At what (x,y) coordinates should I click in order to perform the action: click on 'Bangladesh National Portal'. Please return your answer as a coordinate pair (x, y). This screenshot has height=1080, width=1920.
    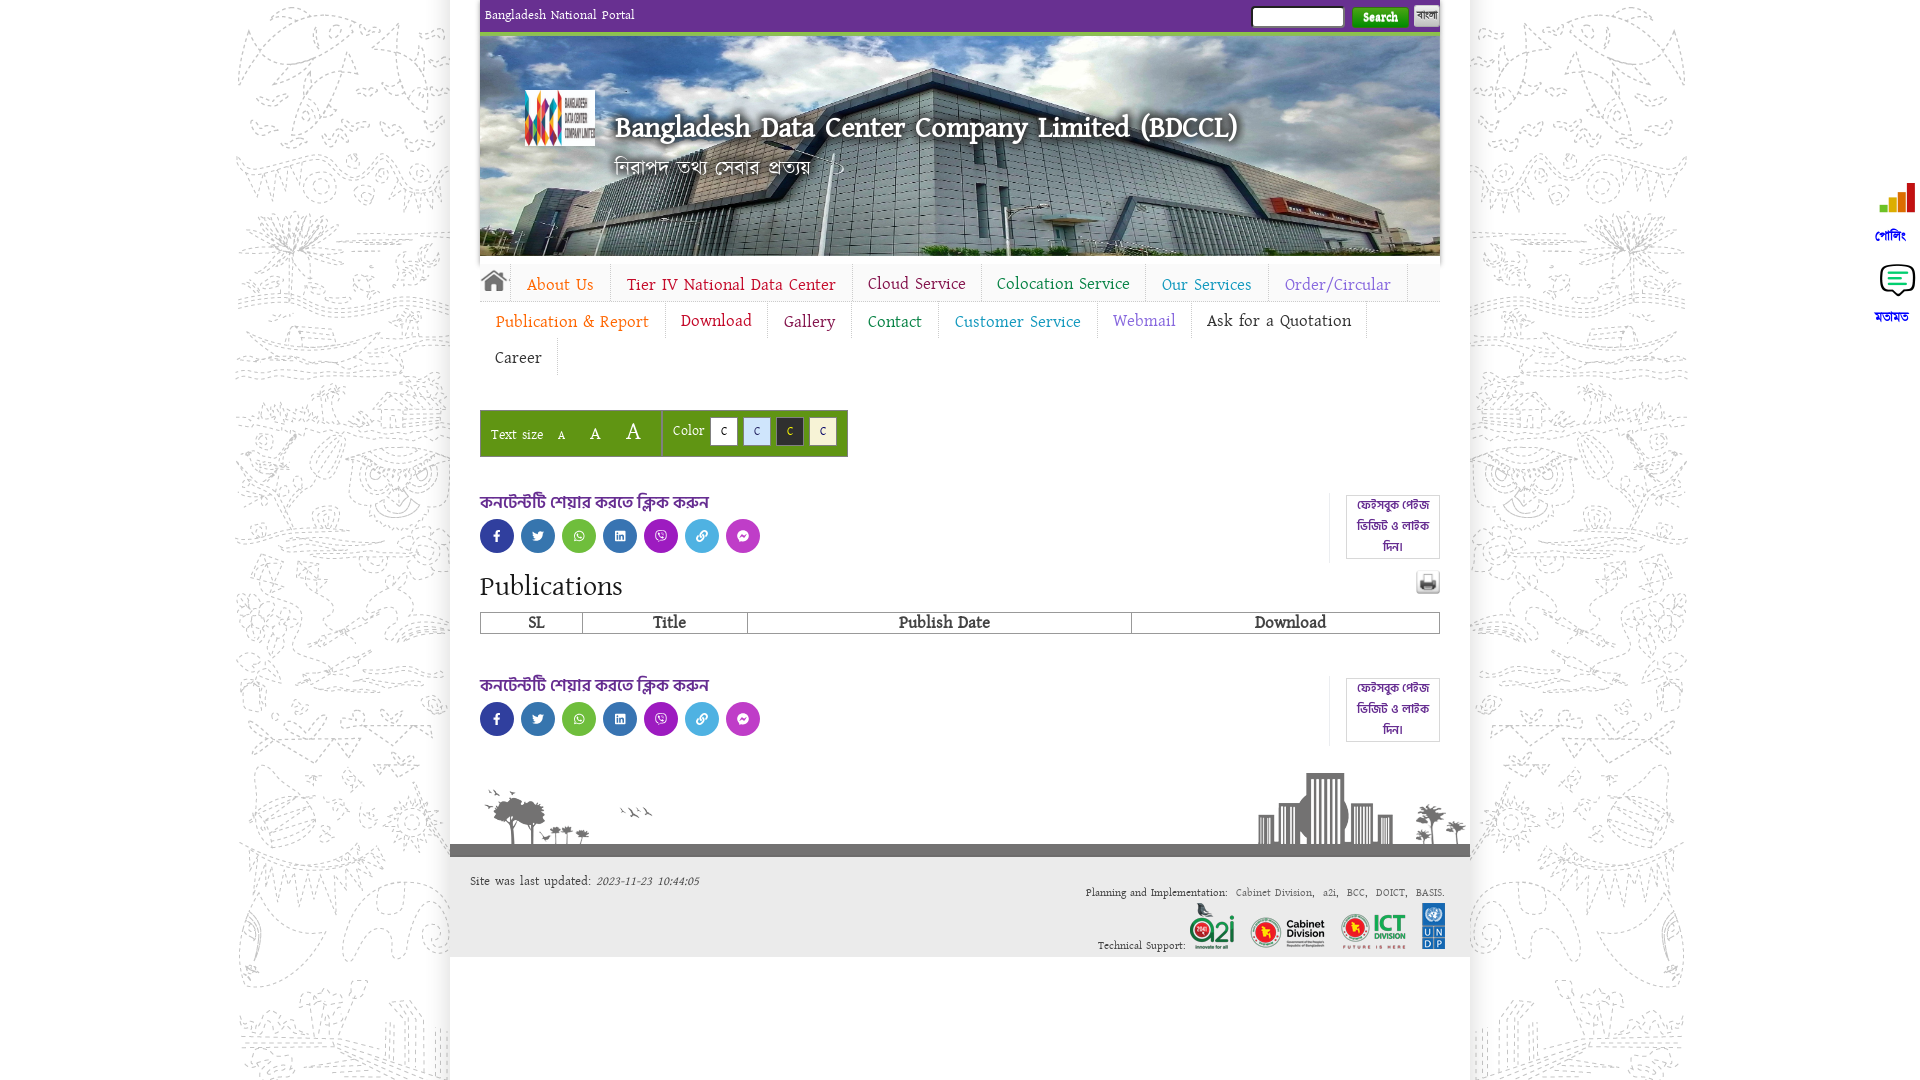
    Looking at the image, I should click on (560, 15).